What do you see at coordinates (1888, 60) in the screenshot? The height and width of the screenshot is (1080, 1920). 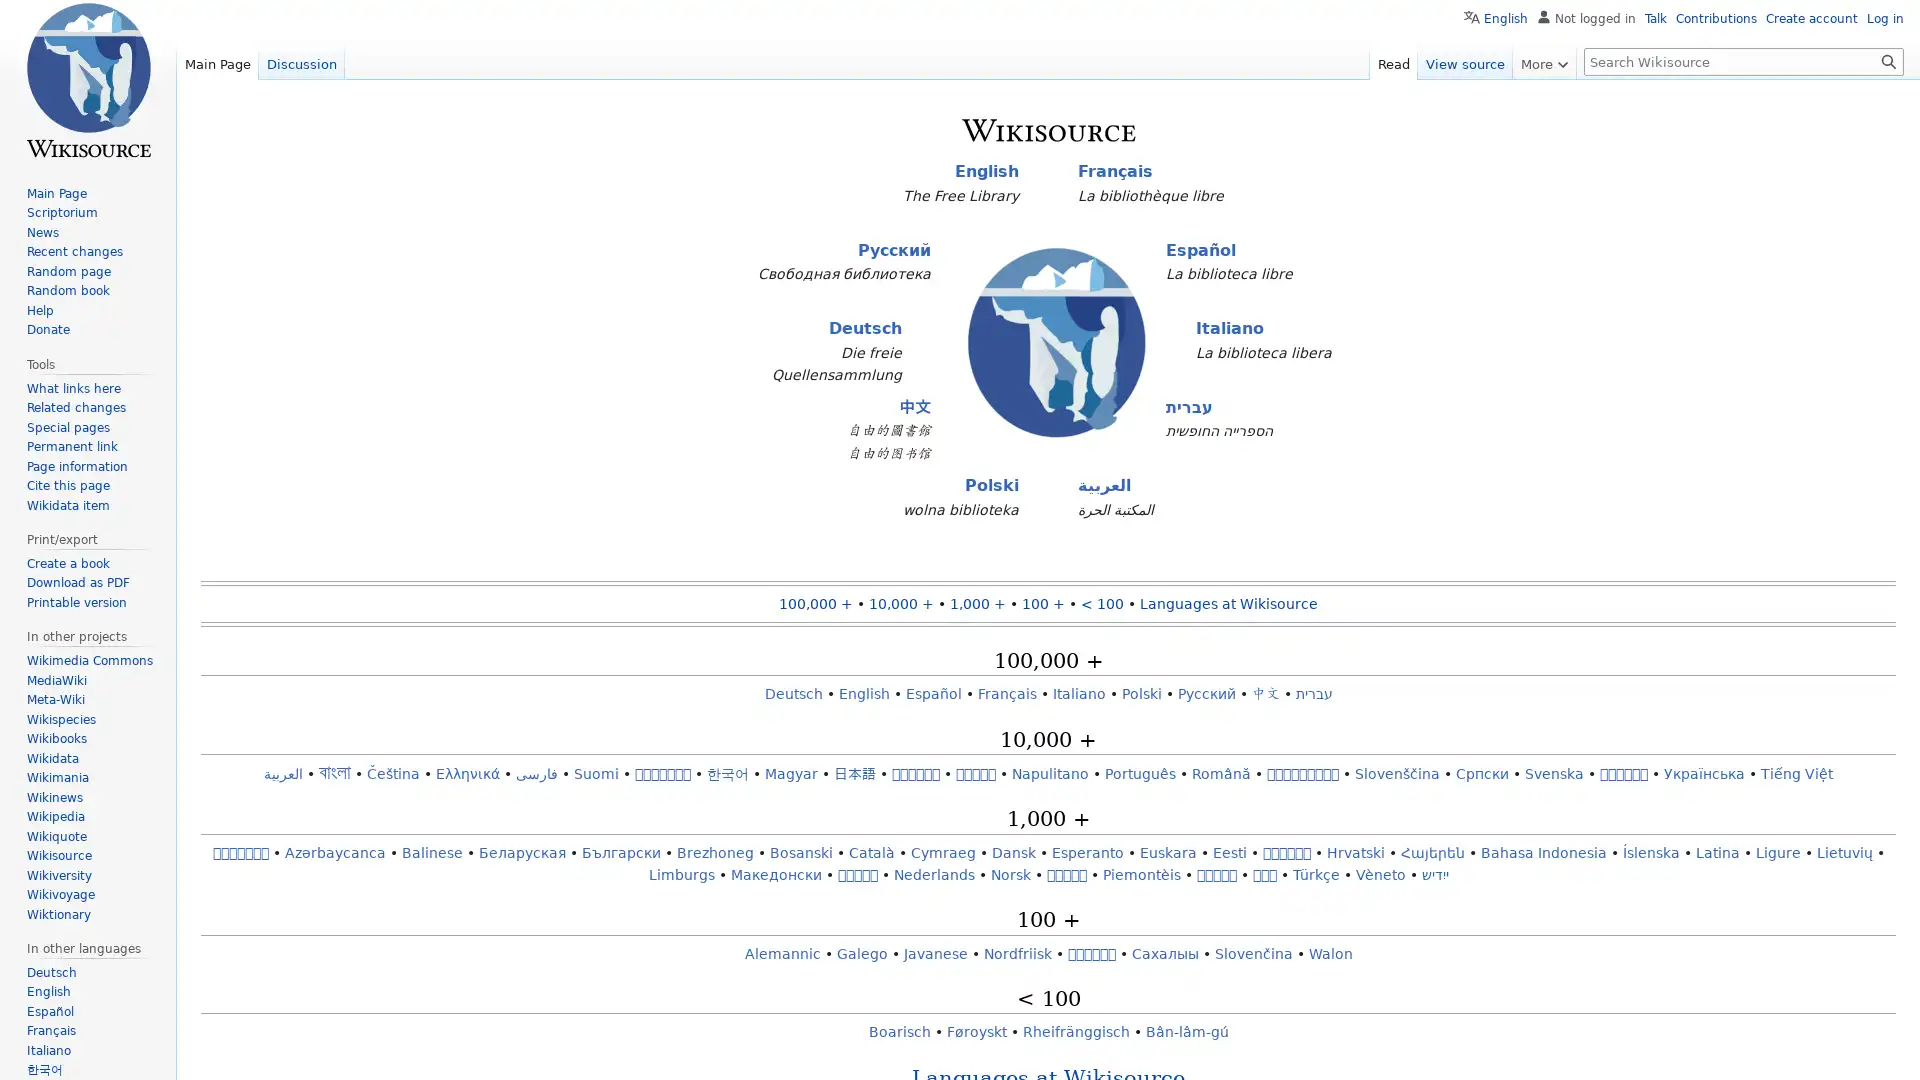 I see `Go` at bounding box center [1888, 60].